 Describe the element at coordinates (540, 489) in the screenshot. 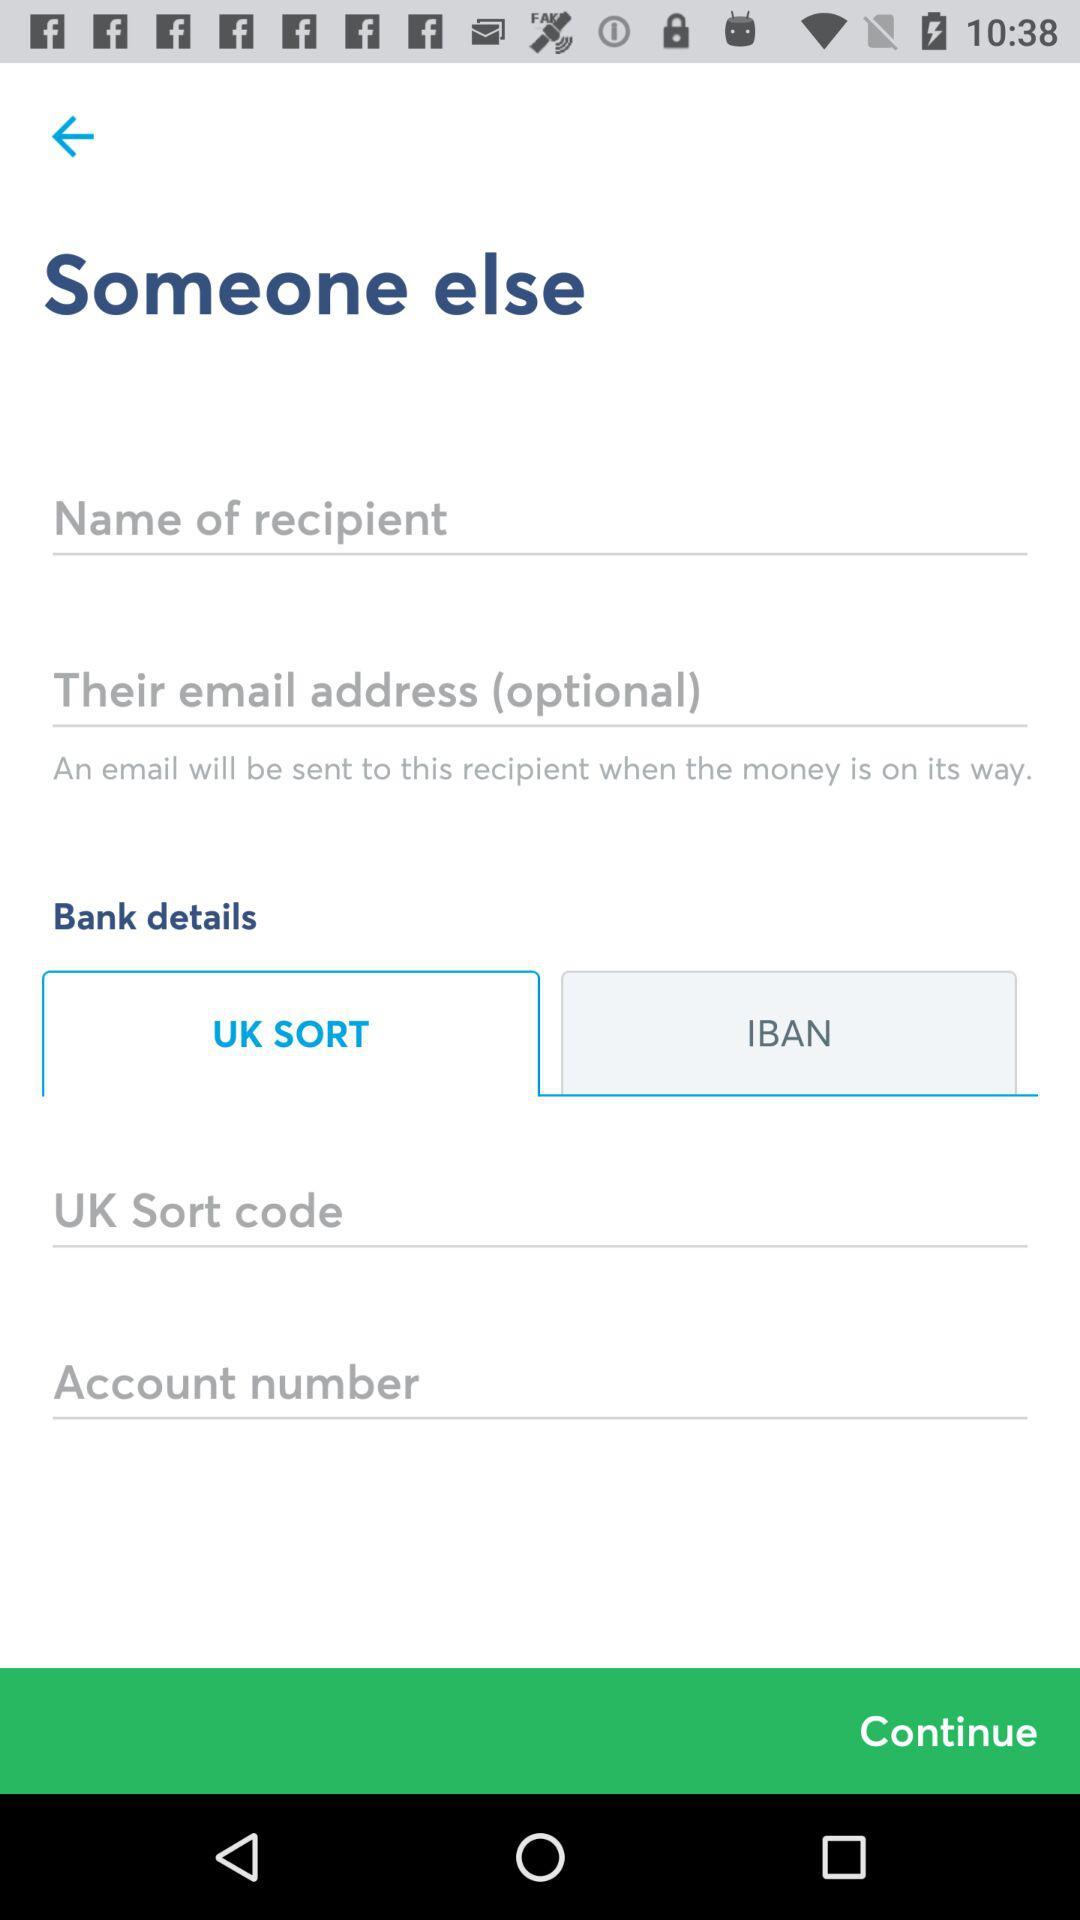

I see `first blank` at that location.